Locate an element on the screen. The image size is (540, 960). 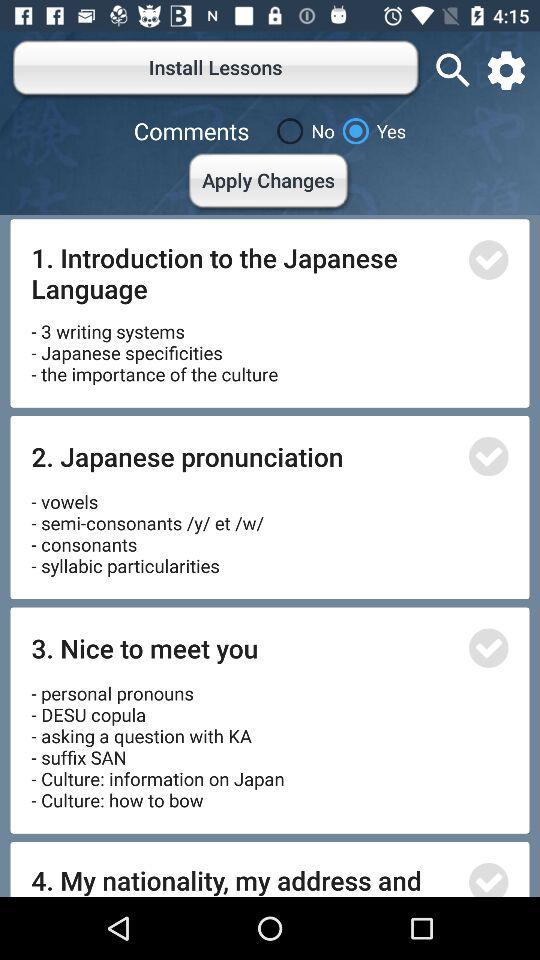
icon above 3 nice to icon is located at coordinates (146, 526).